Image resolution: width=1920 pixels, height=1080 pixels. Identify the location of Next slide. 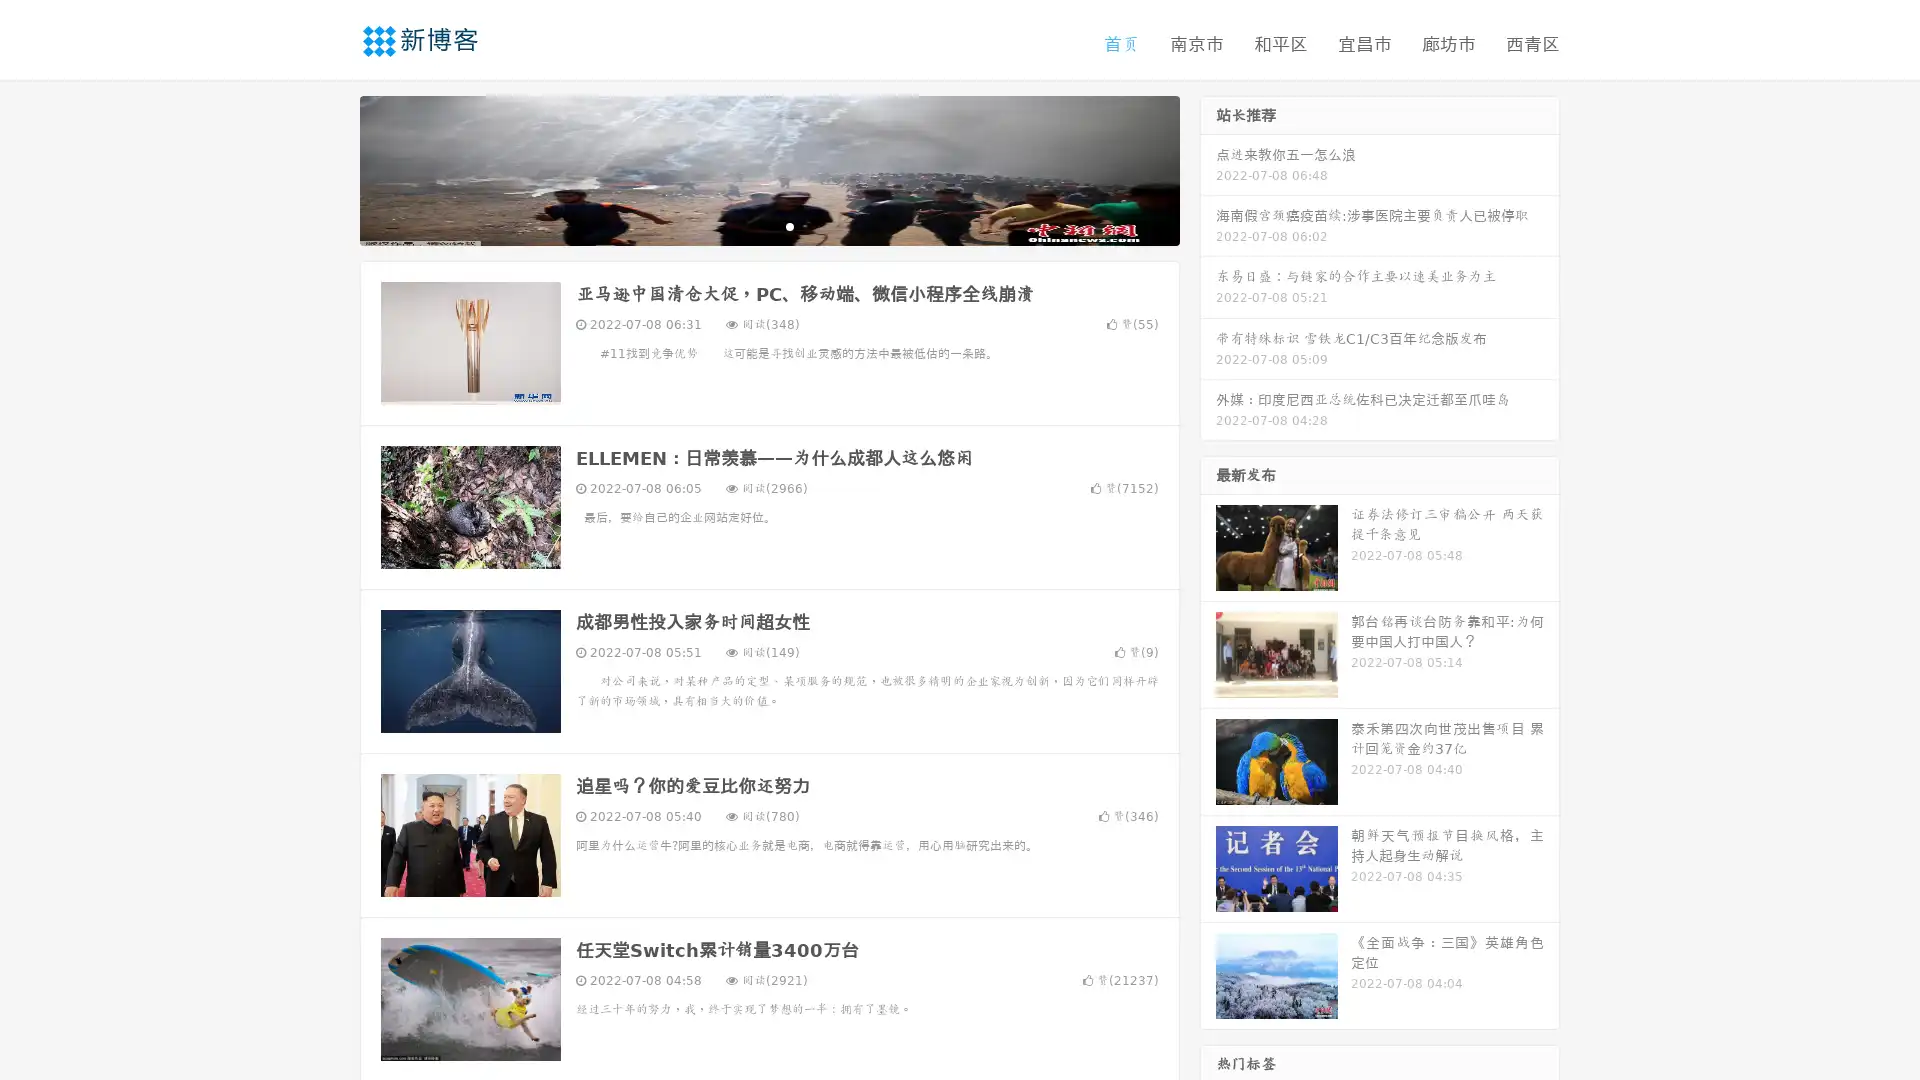
(1208, 168).